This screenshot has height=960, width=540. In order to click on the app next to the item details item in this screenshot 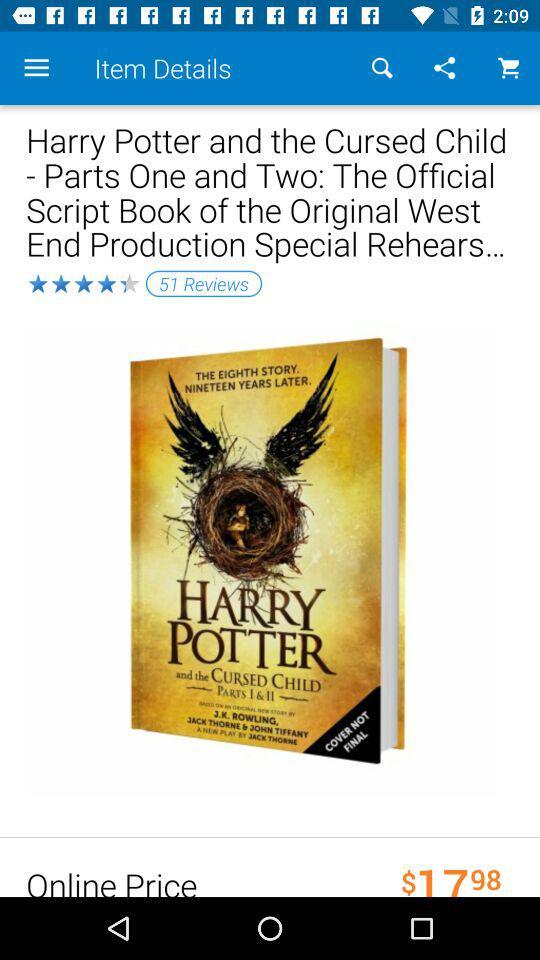, I will do `click(382, 68)`.